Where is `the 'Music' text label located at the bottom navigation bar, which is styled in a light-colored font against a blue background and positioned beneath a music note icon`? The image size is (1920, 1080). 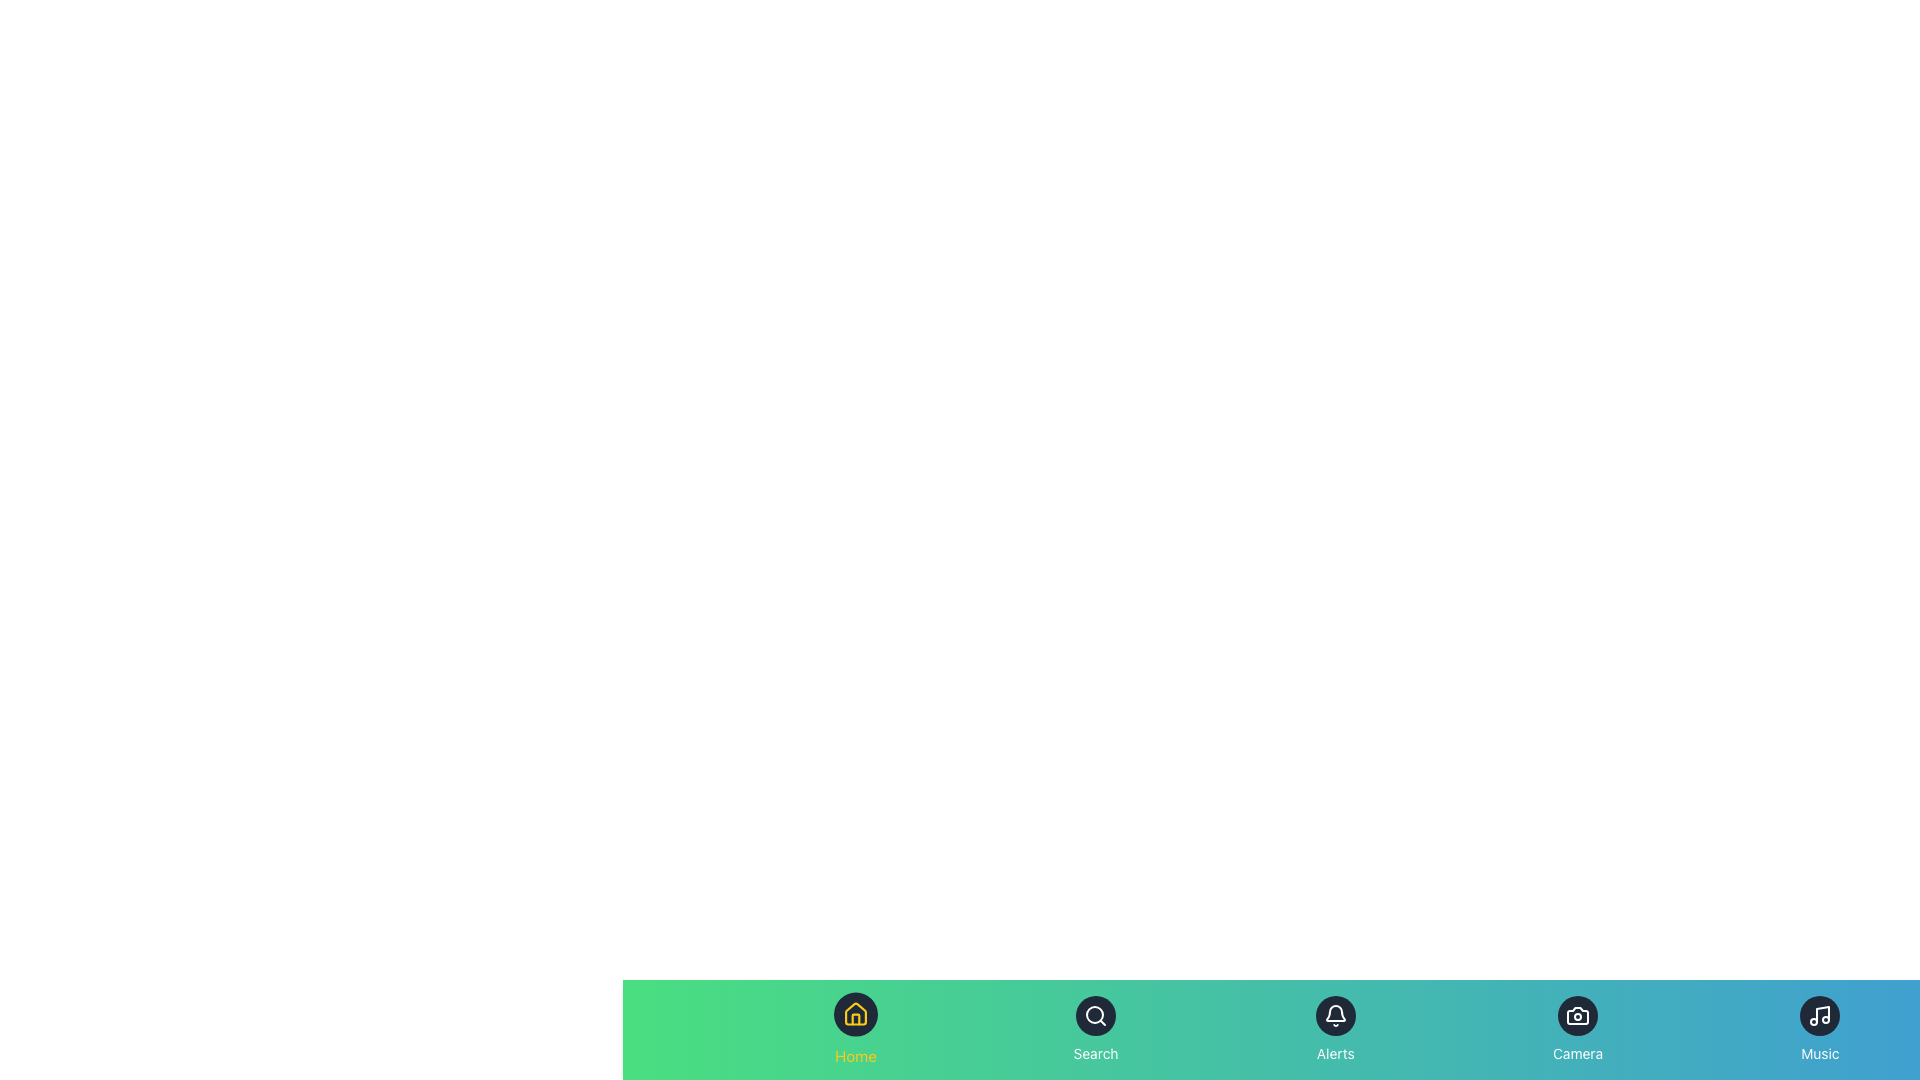
the 'Music' text label located at the bottom navigation bar, which is styled in a light-colored font against a blue background and positioned beneath a music note icon is located at coordinates (1820, 1052).